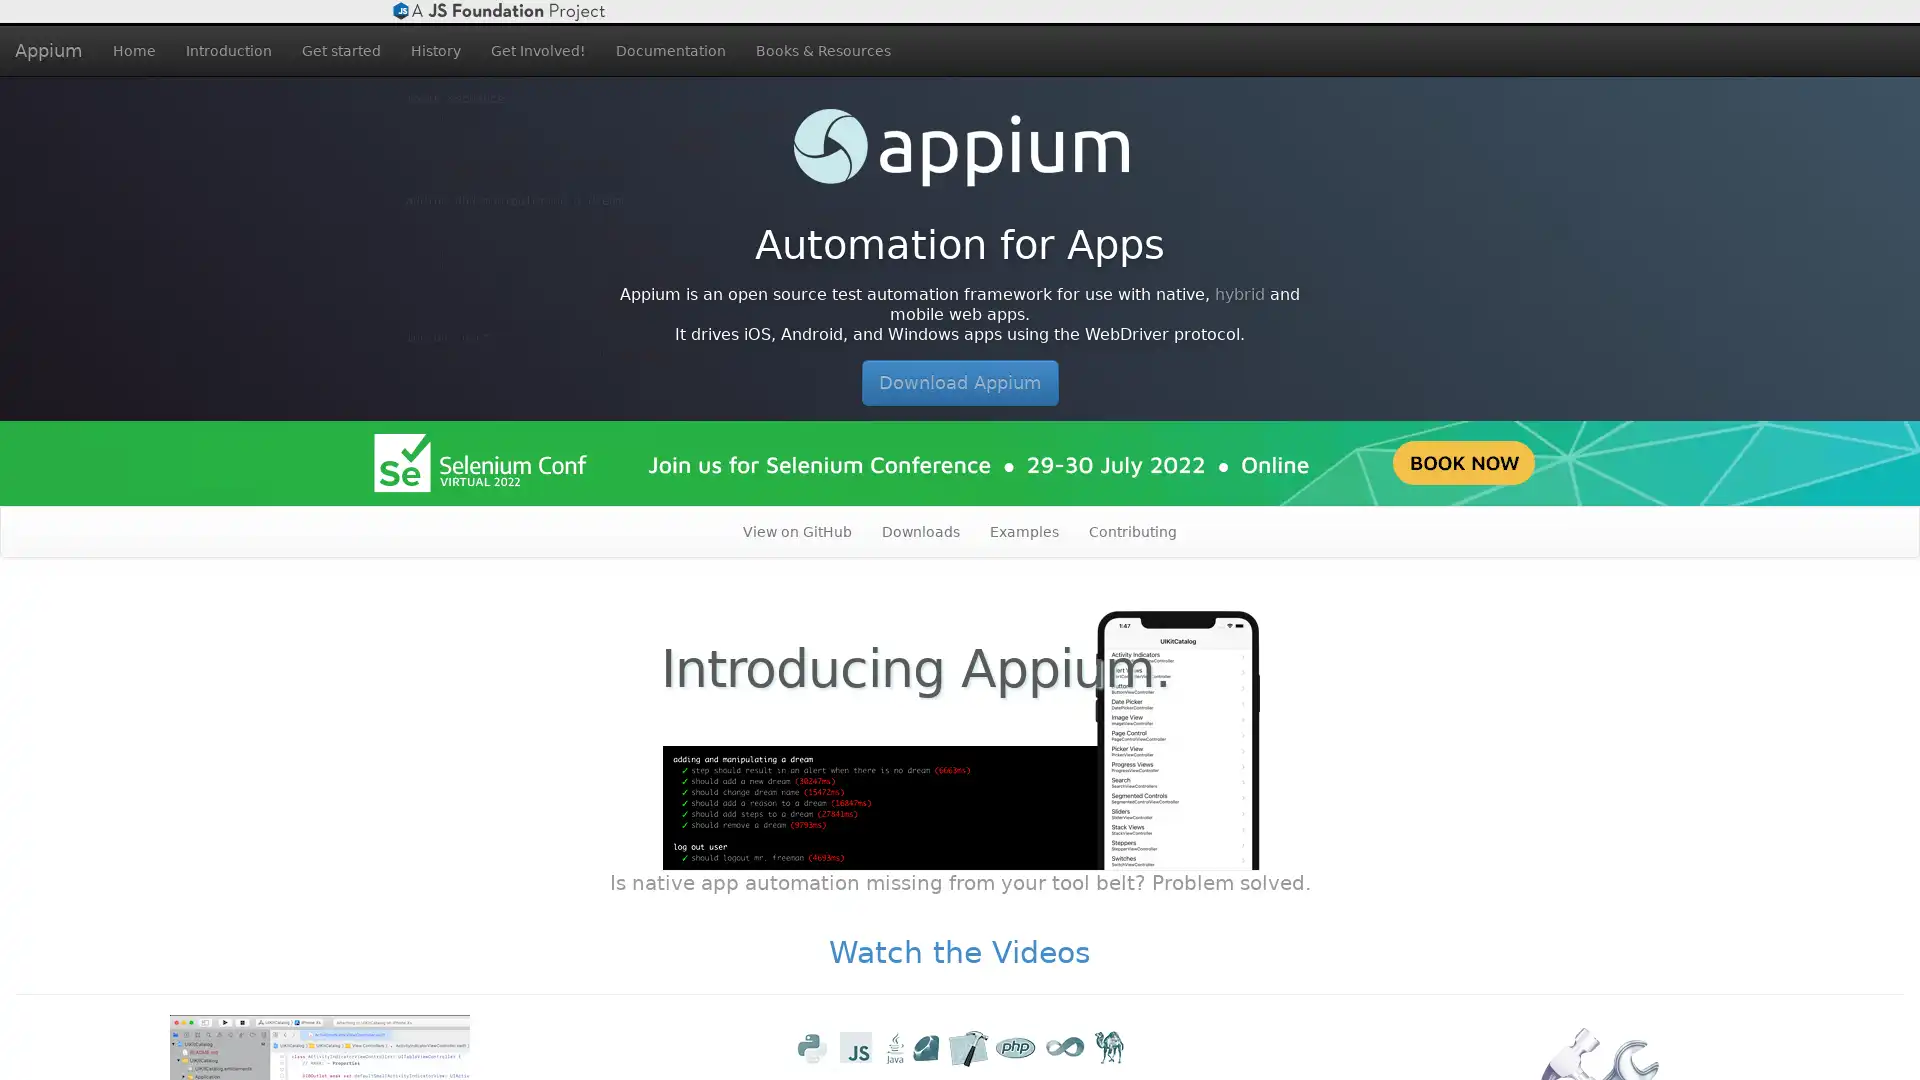 The height and width of the screenshot is (1080, 1920). What do you see at coordinates (958, 382) in the screenshot?
I see `Download Appium` at bounding box center [958, 382].